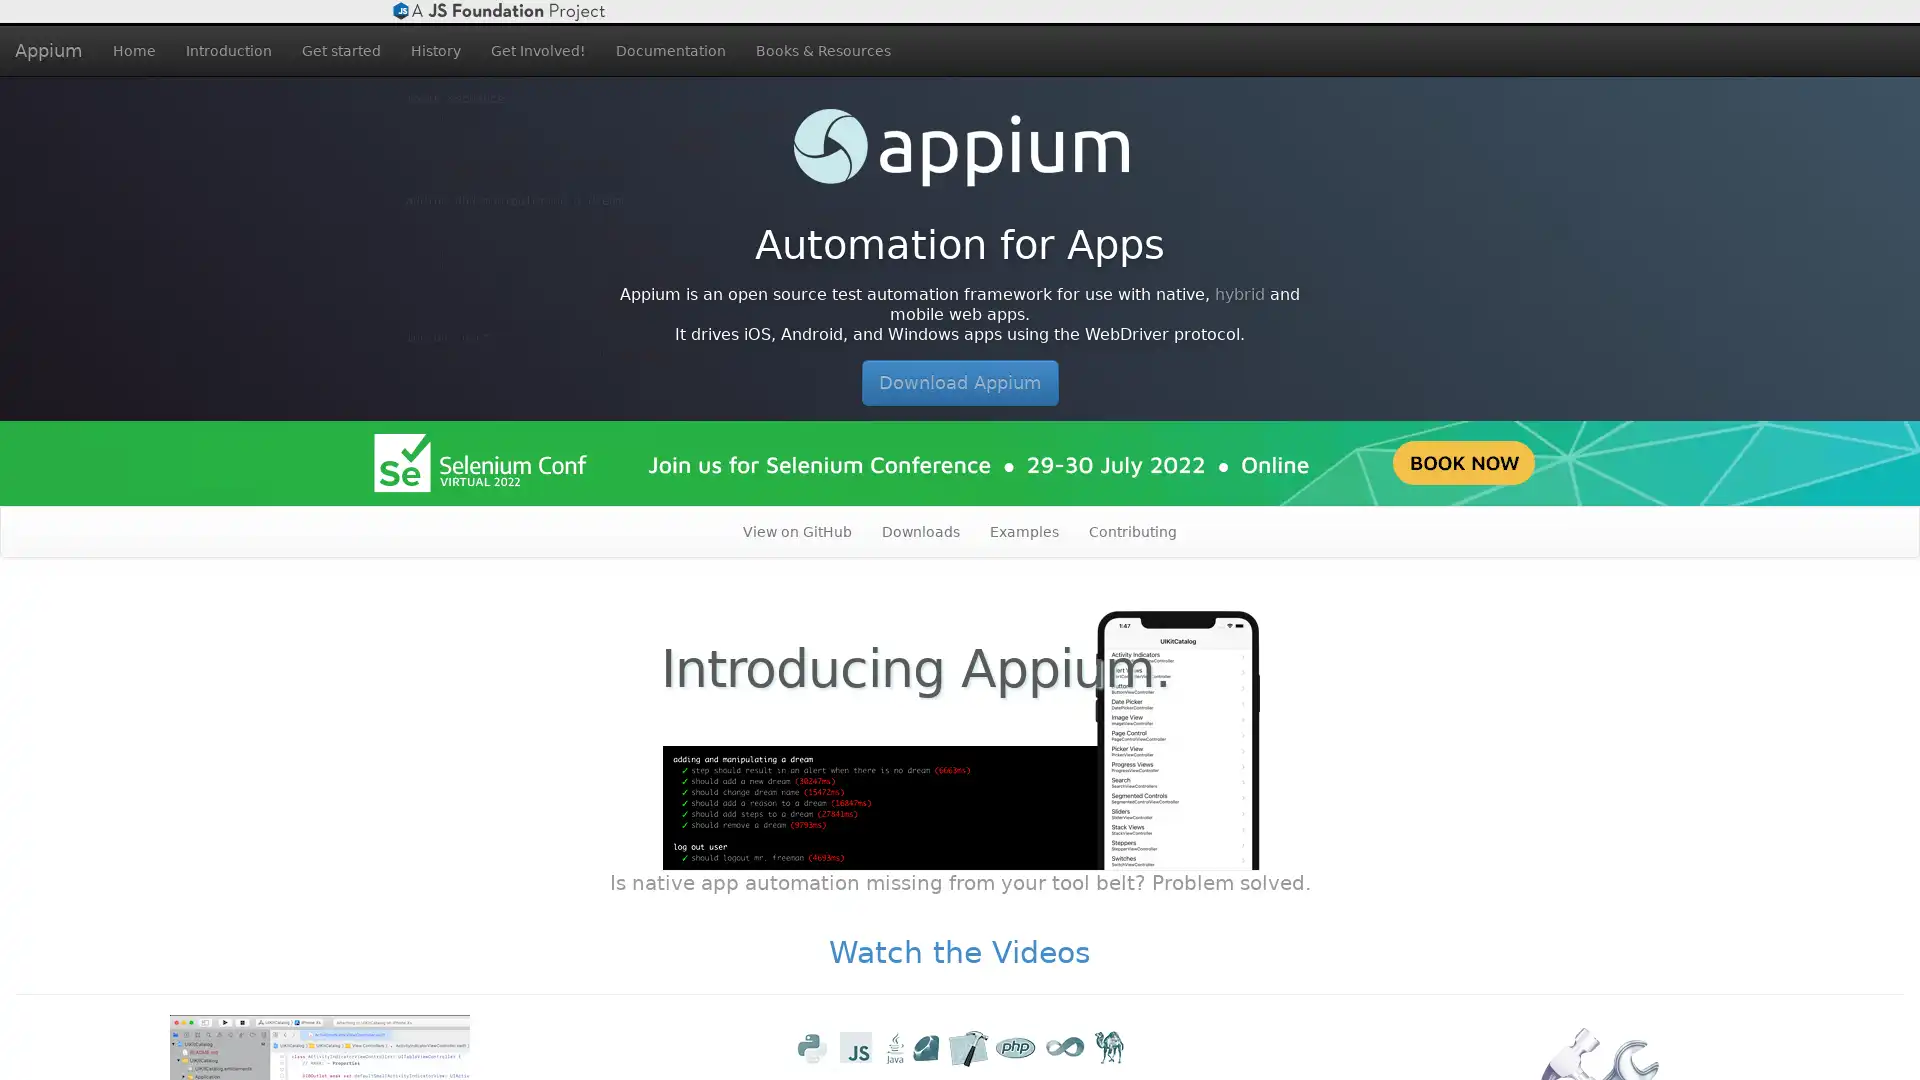 The height and width of the screenshot is (1080, 1920). What do you see at coordinates (958, 382) in the screenshot?
I see `Download Appium` at bounding box center [958, 382].